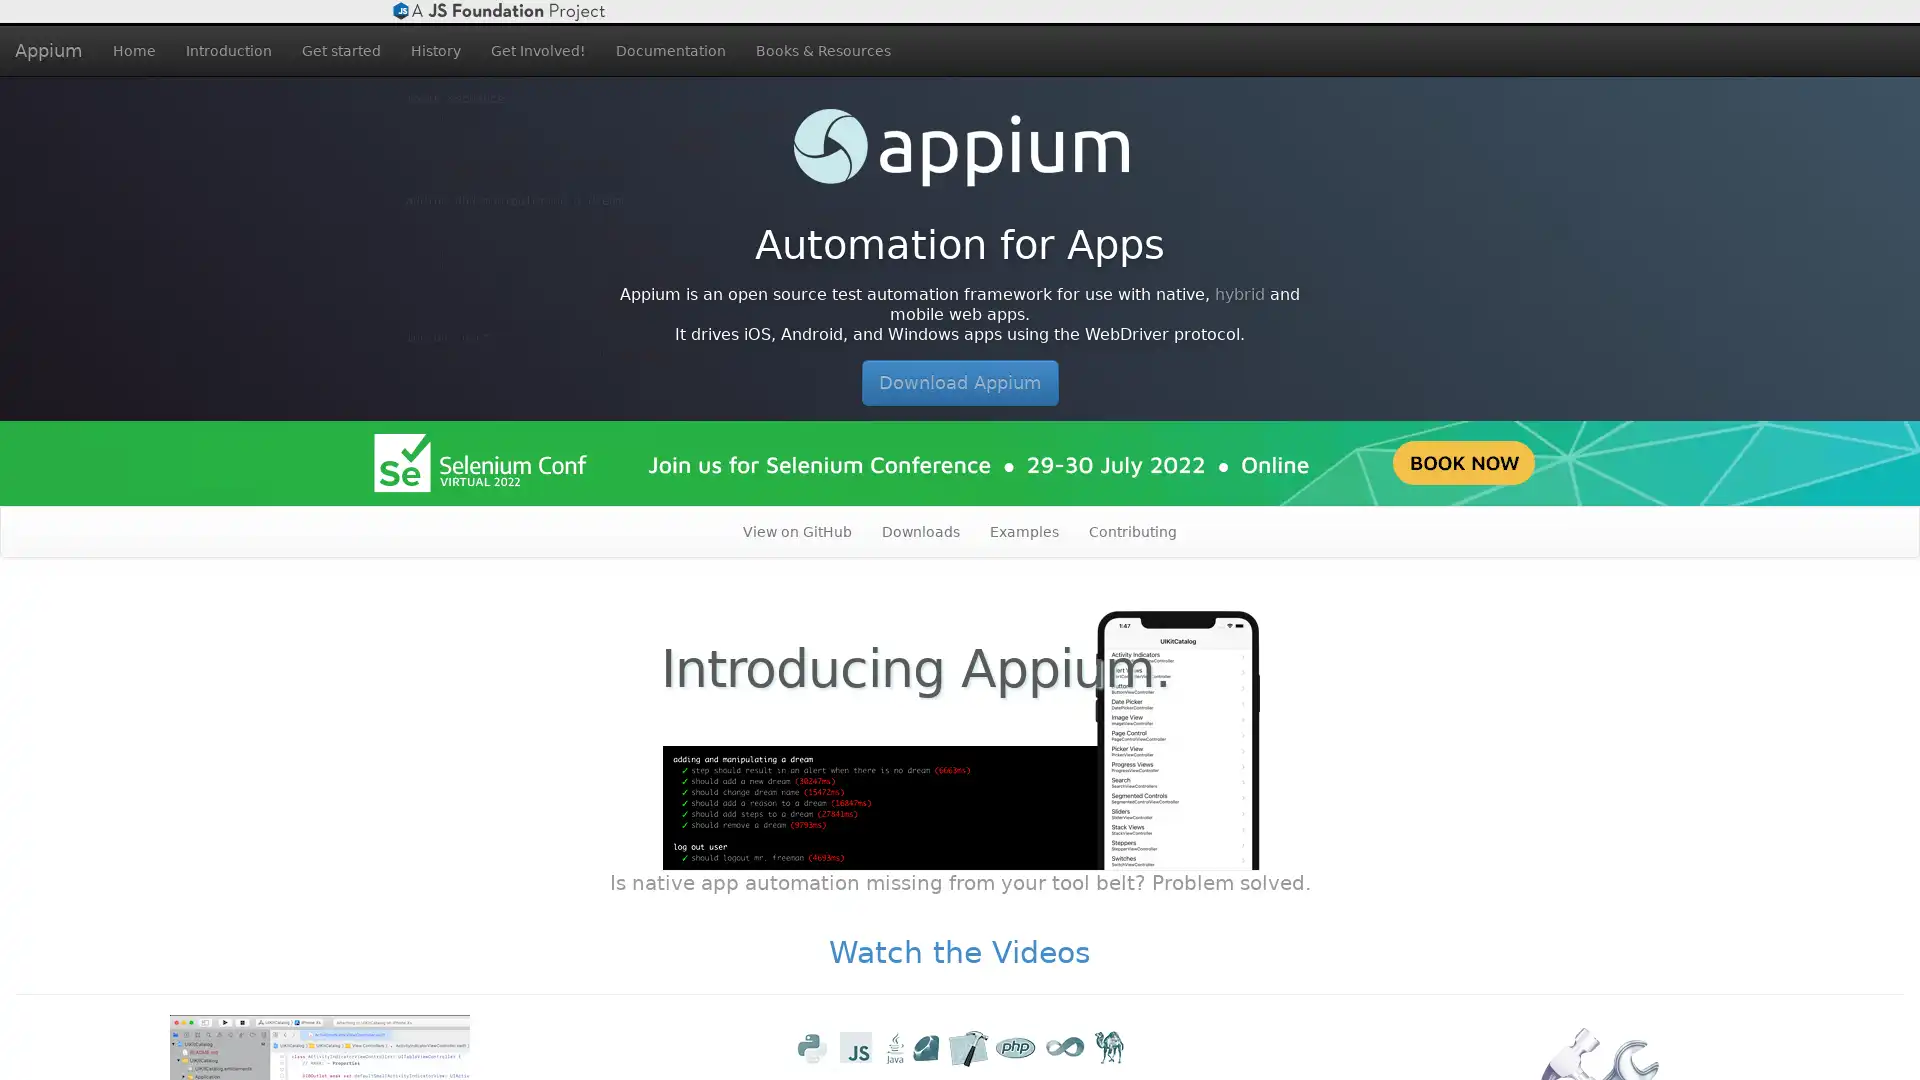 The height and width of the screenshot is (1080, 1920). What do you see at coordinates (958, 382) in the screenshot?
I see `Download Appium` at bounding box center [958, 382].